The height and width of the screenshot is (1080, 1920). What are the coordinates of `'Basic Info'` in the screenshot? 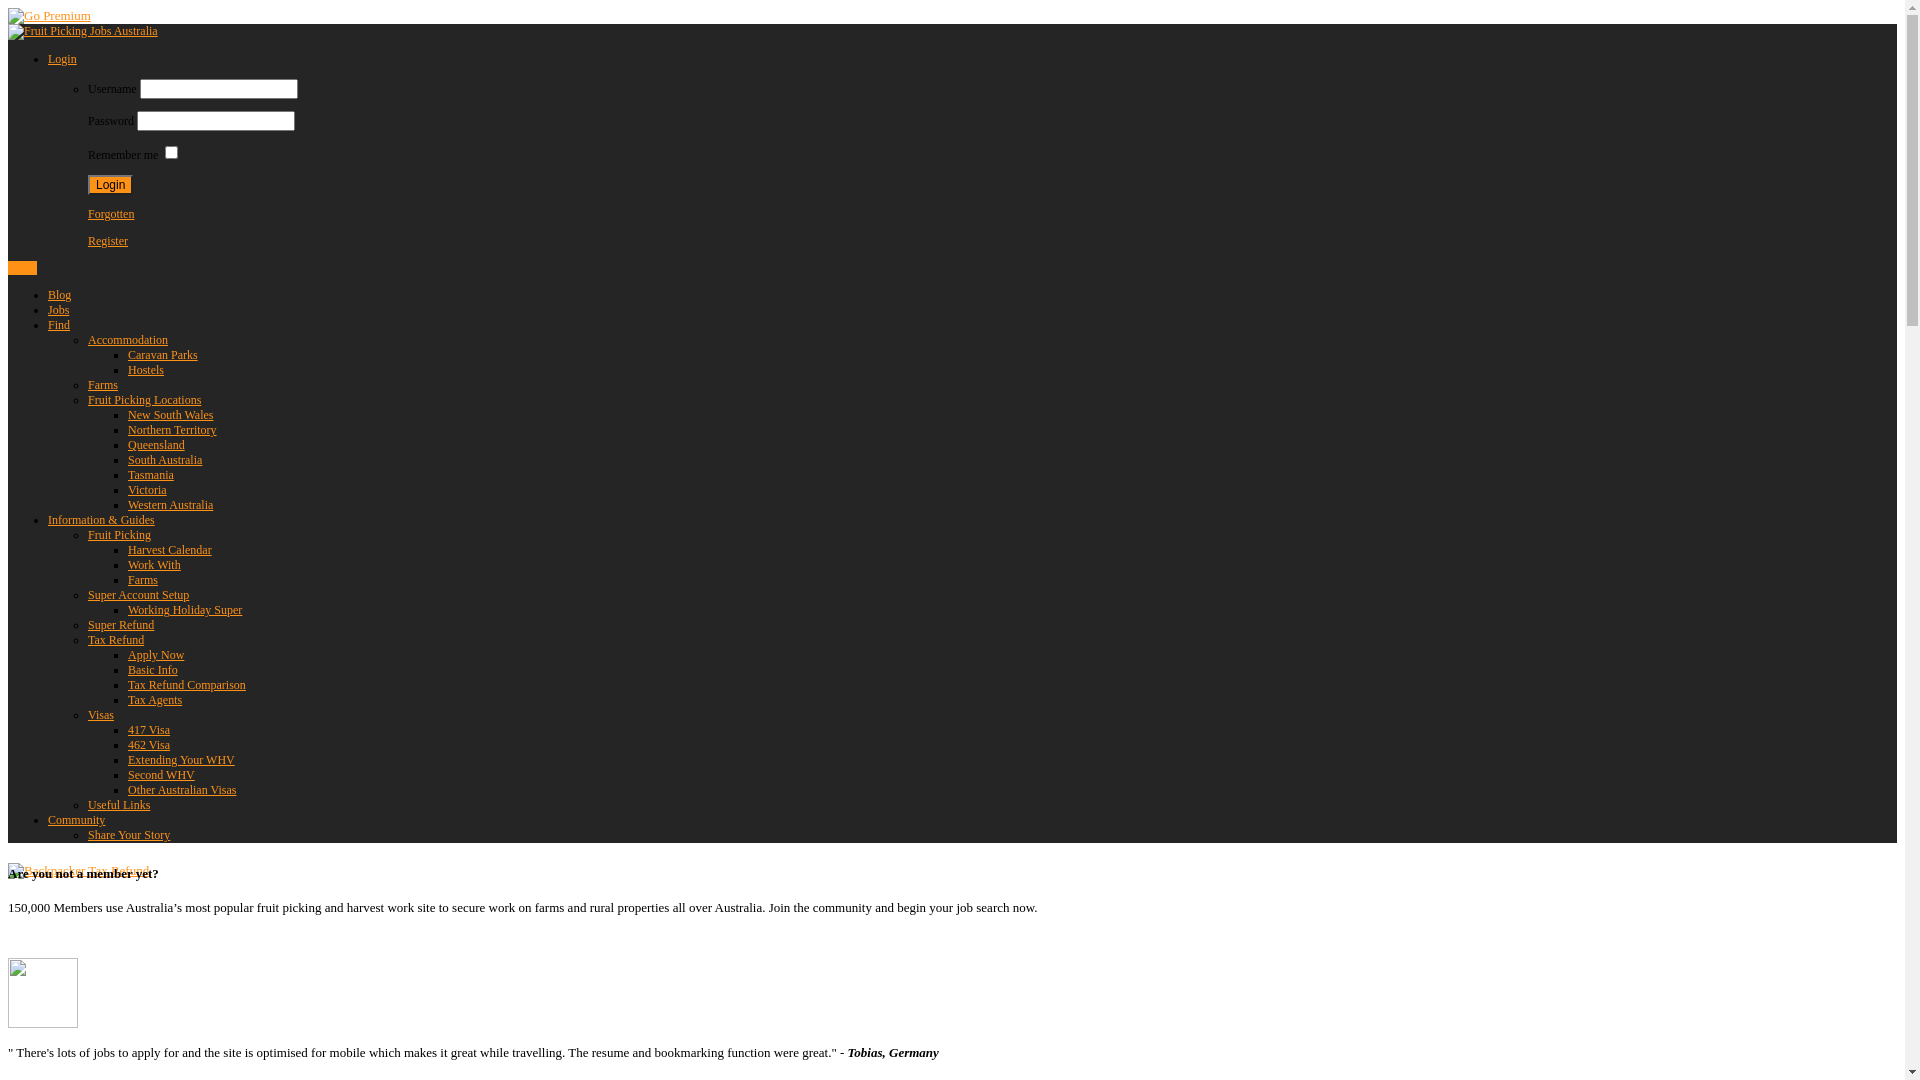 It's located at (152, 670).